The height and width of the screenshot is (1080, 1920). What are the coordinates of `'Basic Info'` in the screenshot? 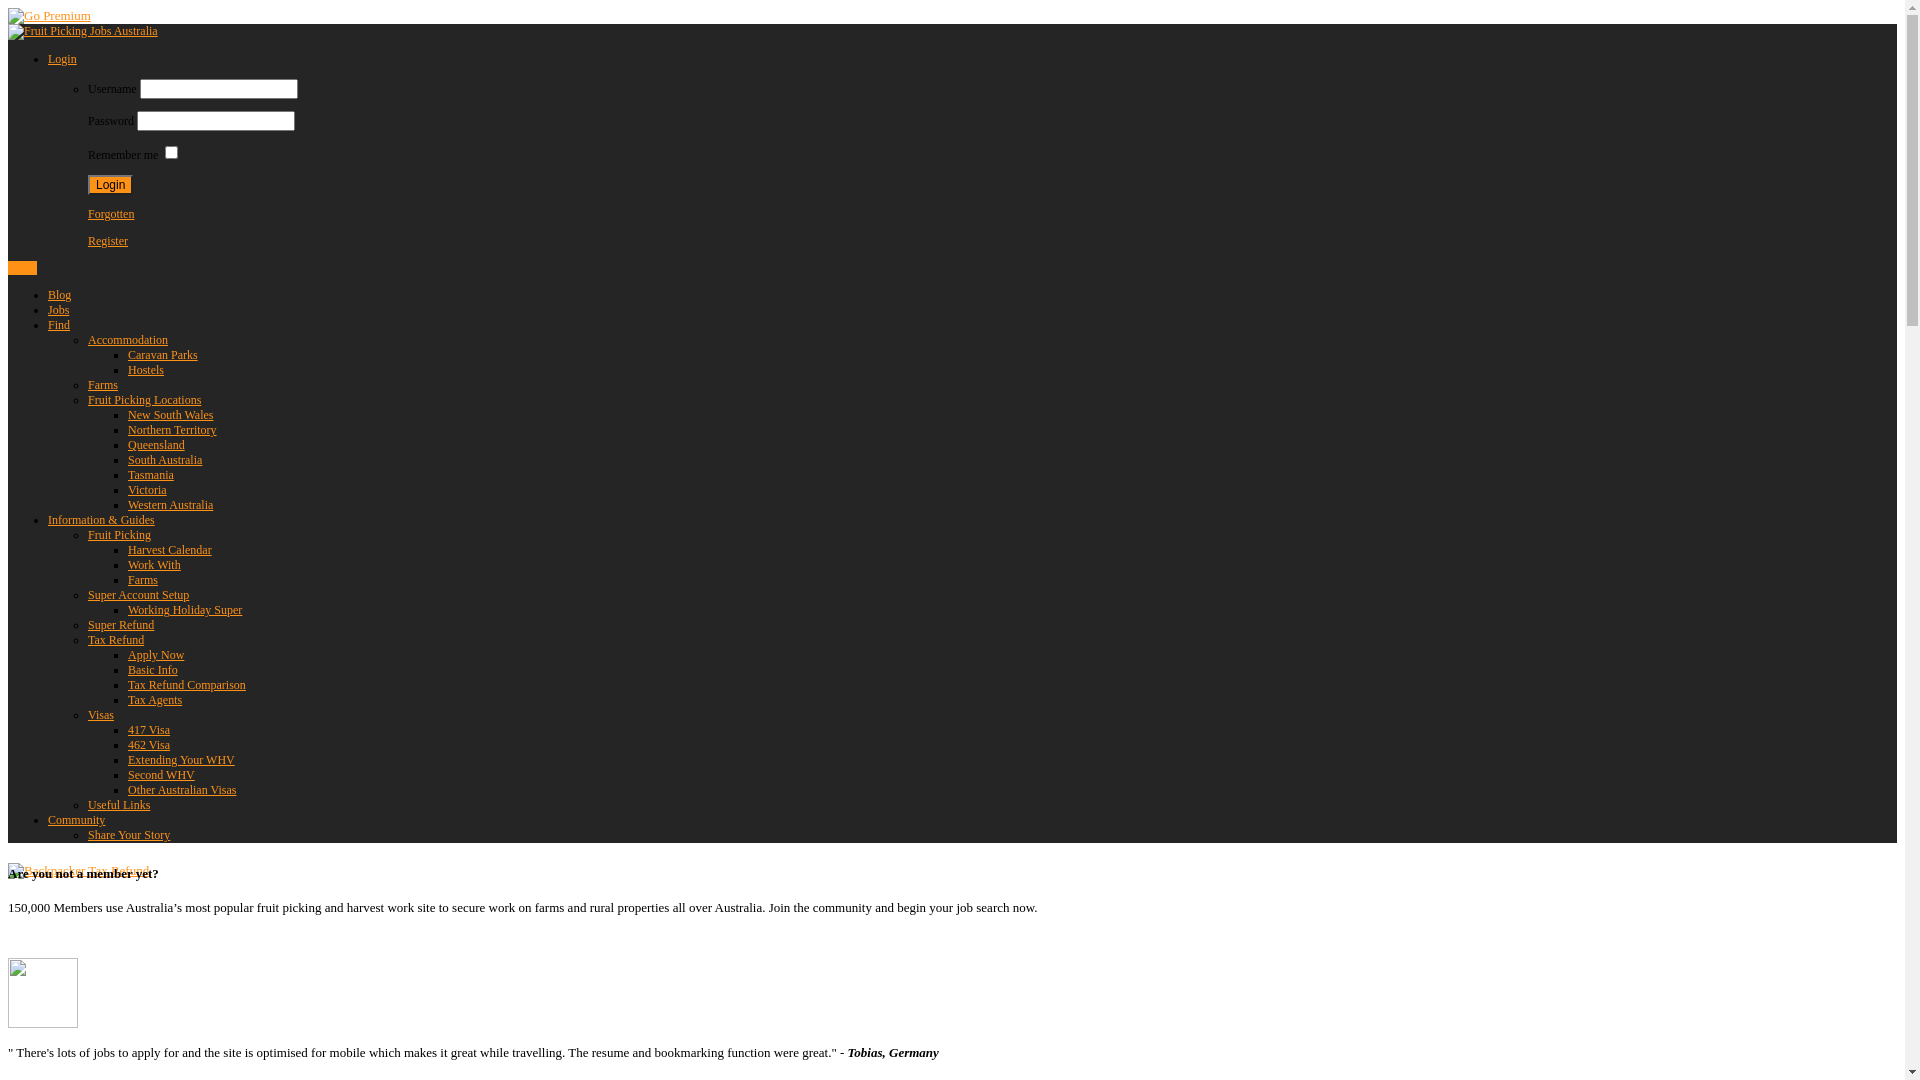 It's located at (152, 670).